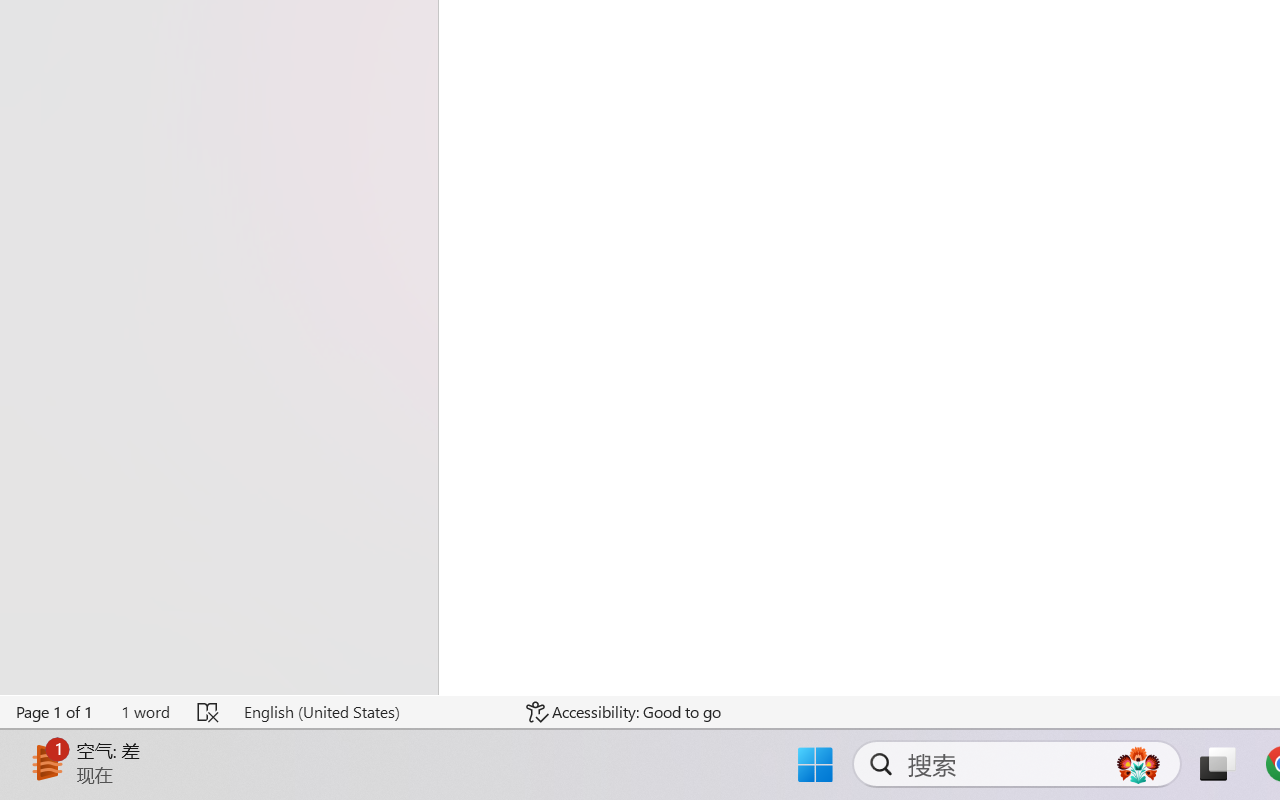  I want to click on 'Spelling and Grammar Check Errors', so click(209, 711).